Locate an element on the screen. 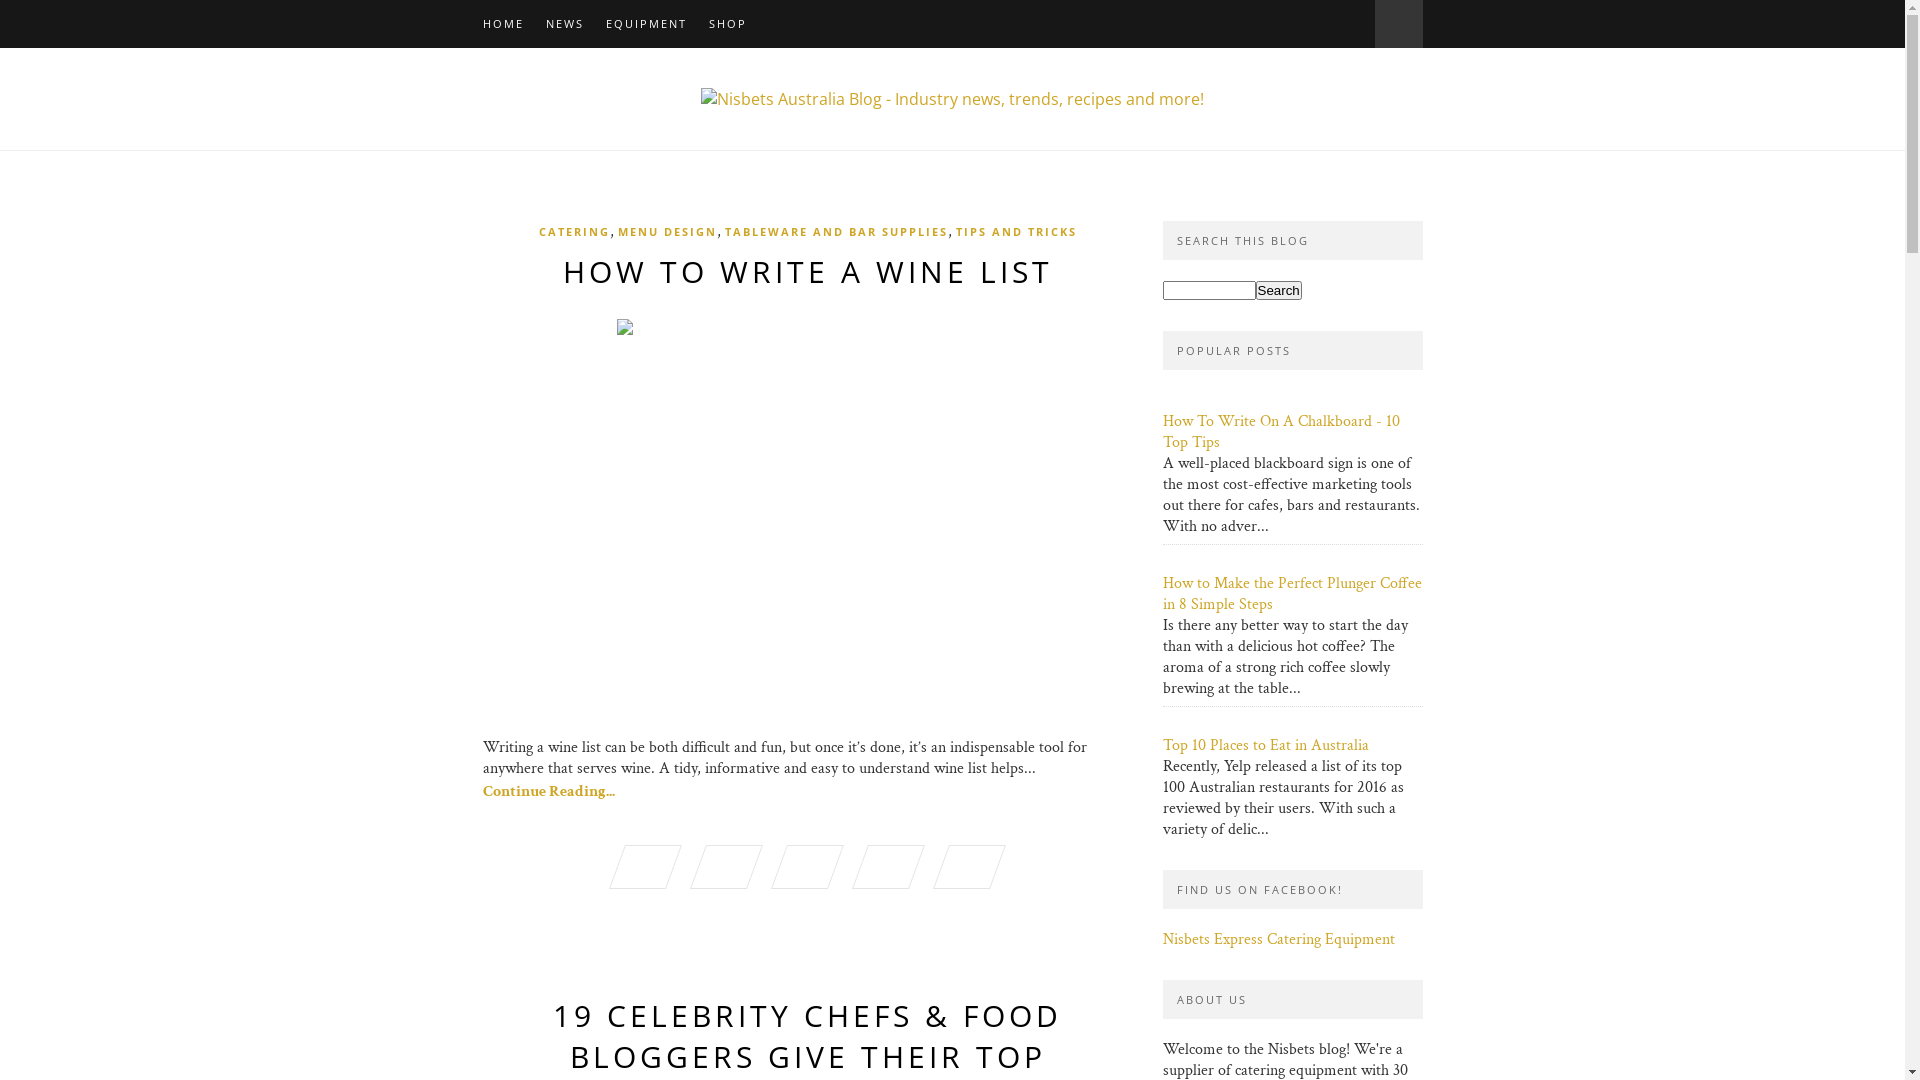 This screenshot has height=1080, width=1920. 'Nisbets Express Catering Equipment' is located at coordinates (1276, 939).